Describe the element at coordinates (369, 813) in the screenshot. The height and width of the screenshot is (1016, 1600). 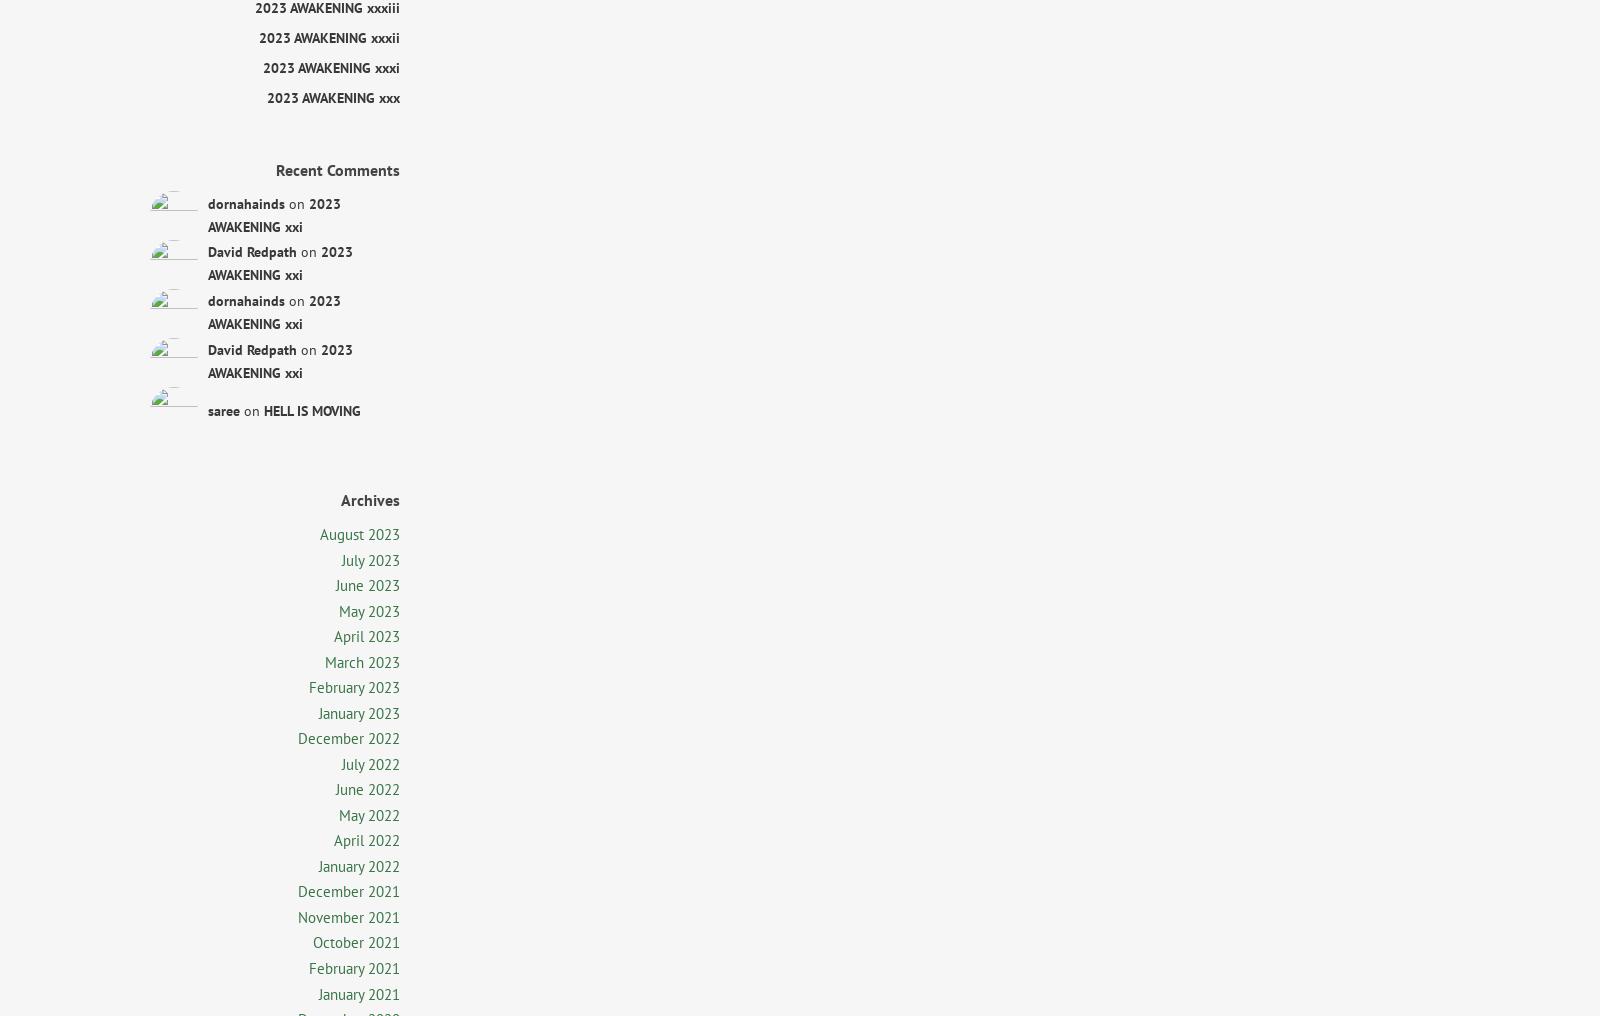
I see `'May 2022'` at that location.